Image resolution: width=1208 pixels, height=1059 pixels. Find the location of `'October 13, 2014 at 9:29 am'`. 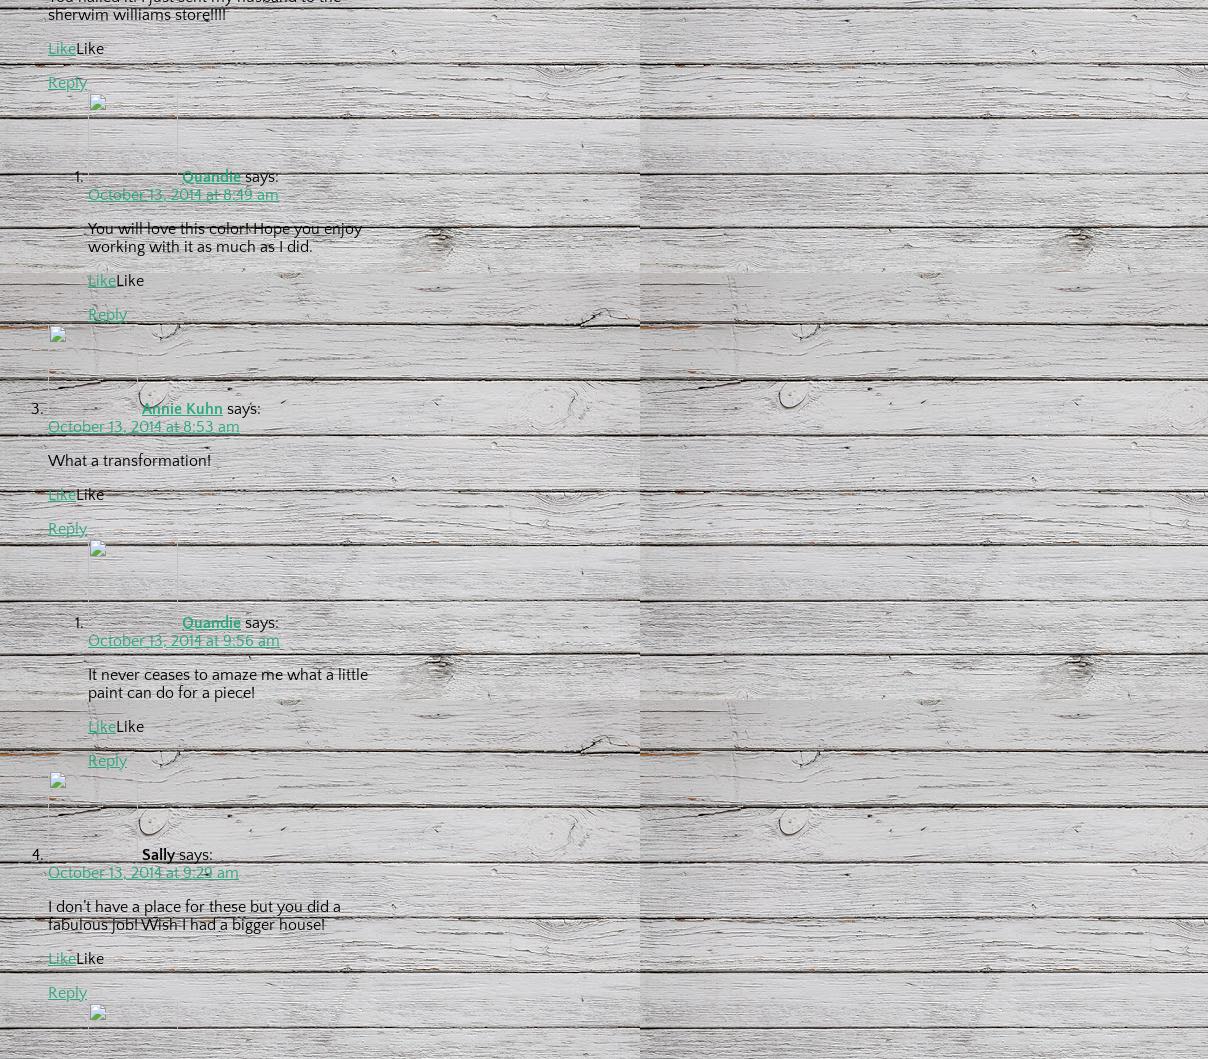

'October 13, 2014 at 9:29 am' is located at coordinates (142, 871).